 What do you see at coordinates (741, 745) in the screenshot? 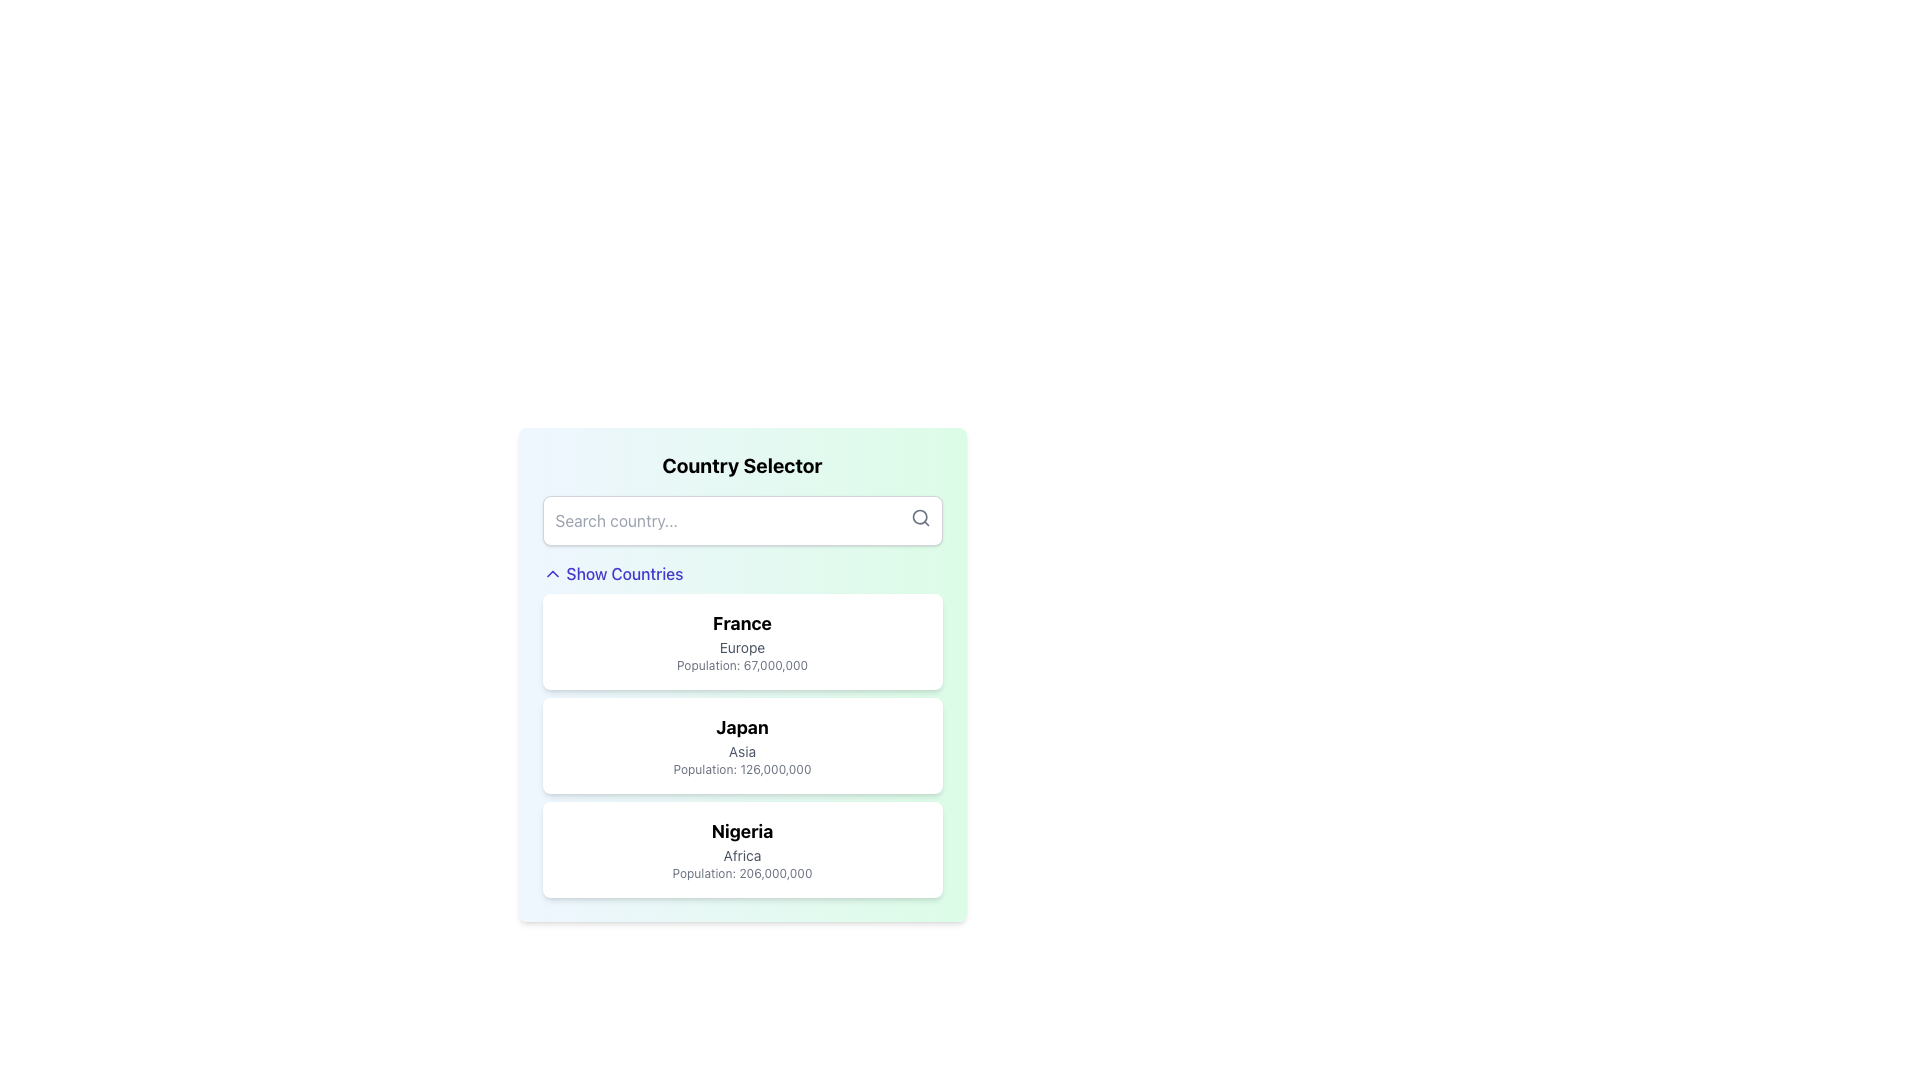
I see `the Informational Card displaying information about Japan, which is the second item in the vertical list of cards` at bounding box center [741, 745].